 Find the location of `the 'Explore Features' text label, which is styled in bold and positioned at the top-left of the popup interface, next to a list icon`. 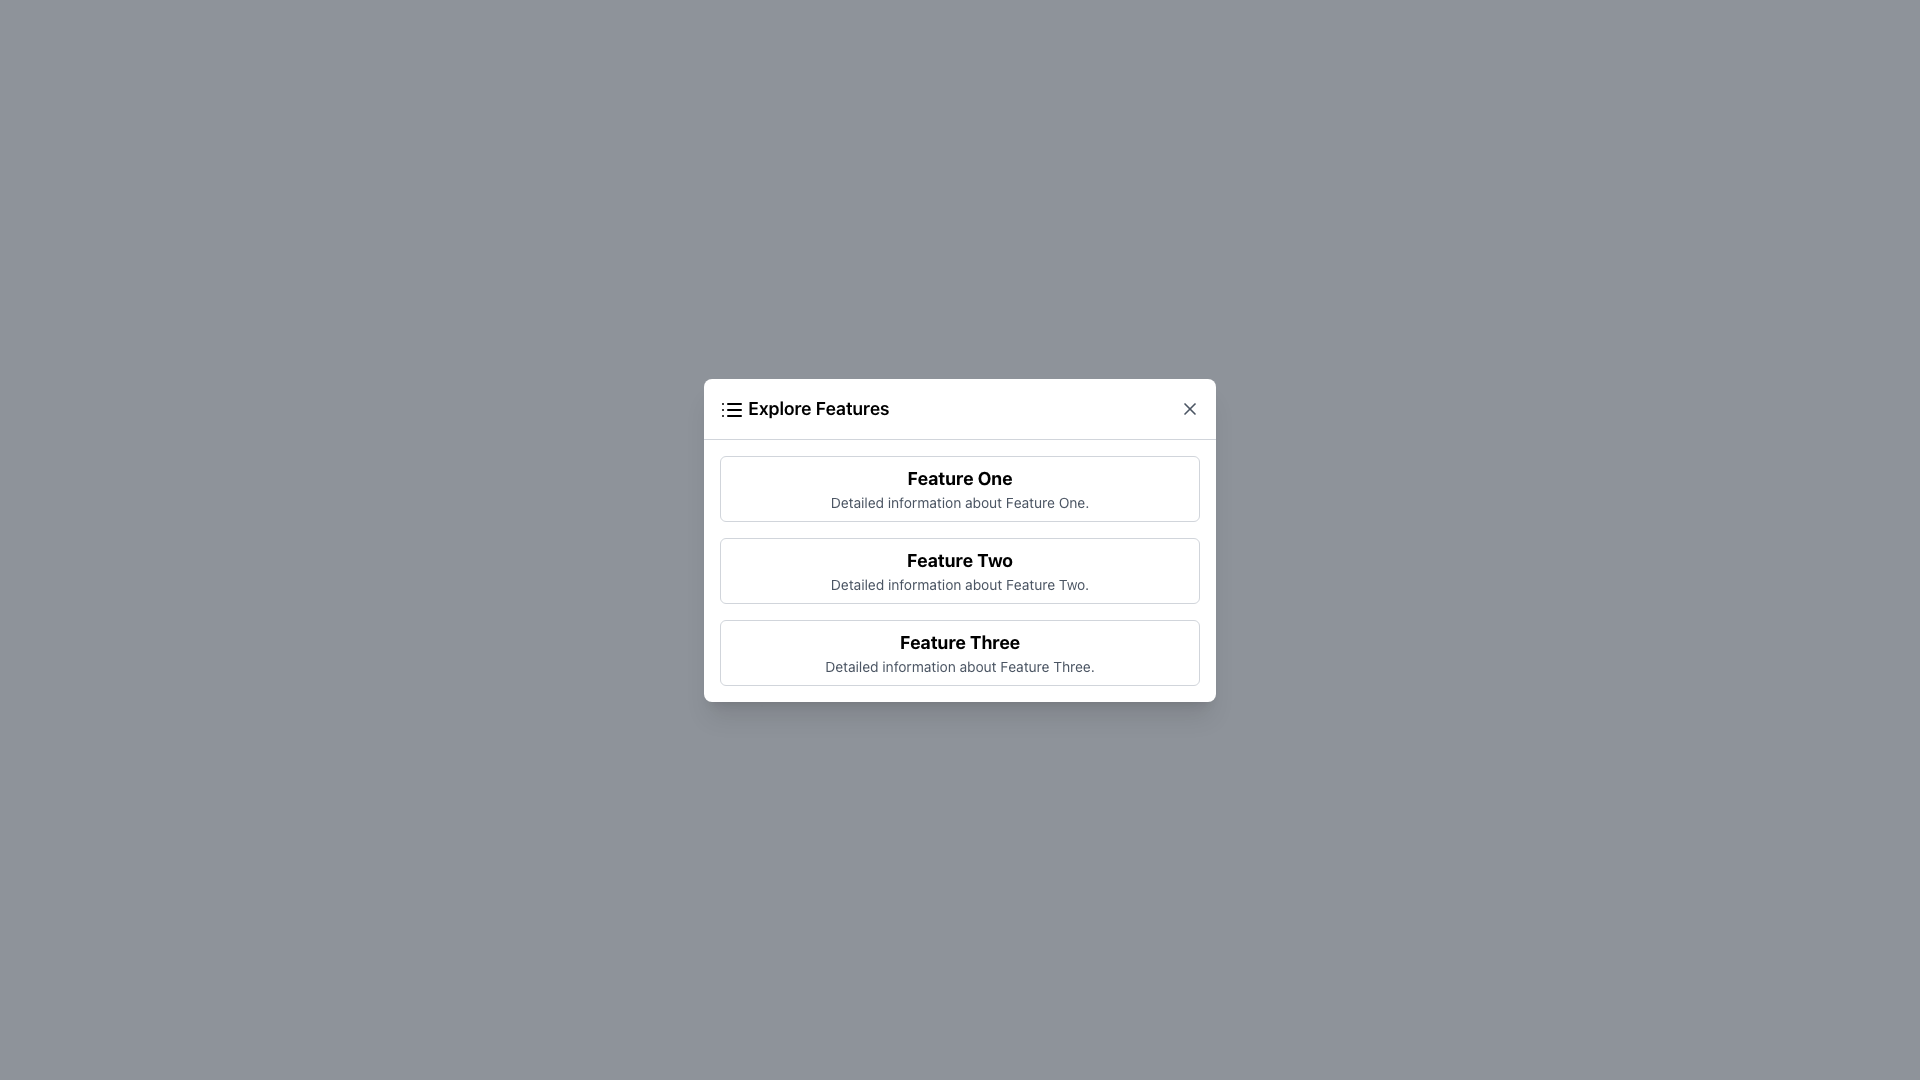

the 'Explore Features' text label, which is styled in bold and positioned at the top-left of the popup interface, next to a list icon is located at coordinates (804, 407).